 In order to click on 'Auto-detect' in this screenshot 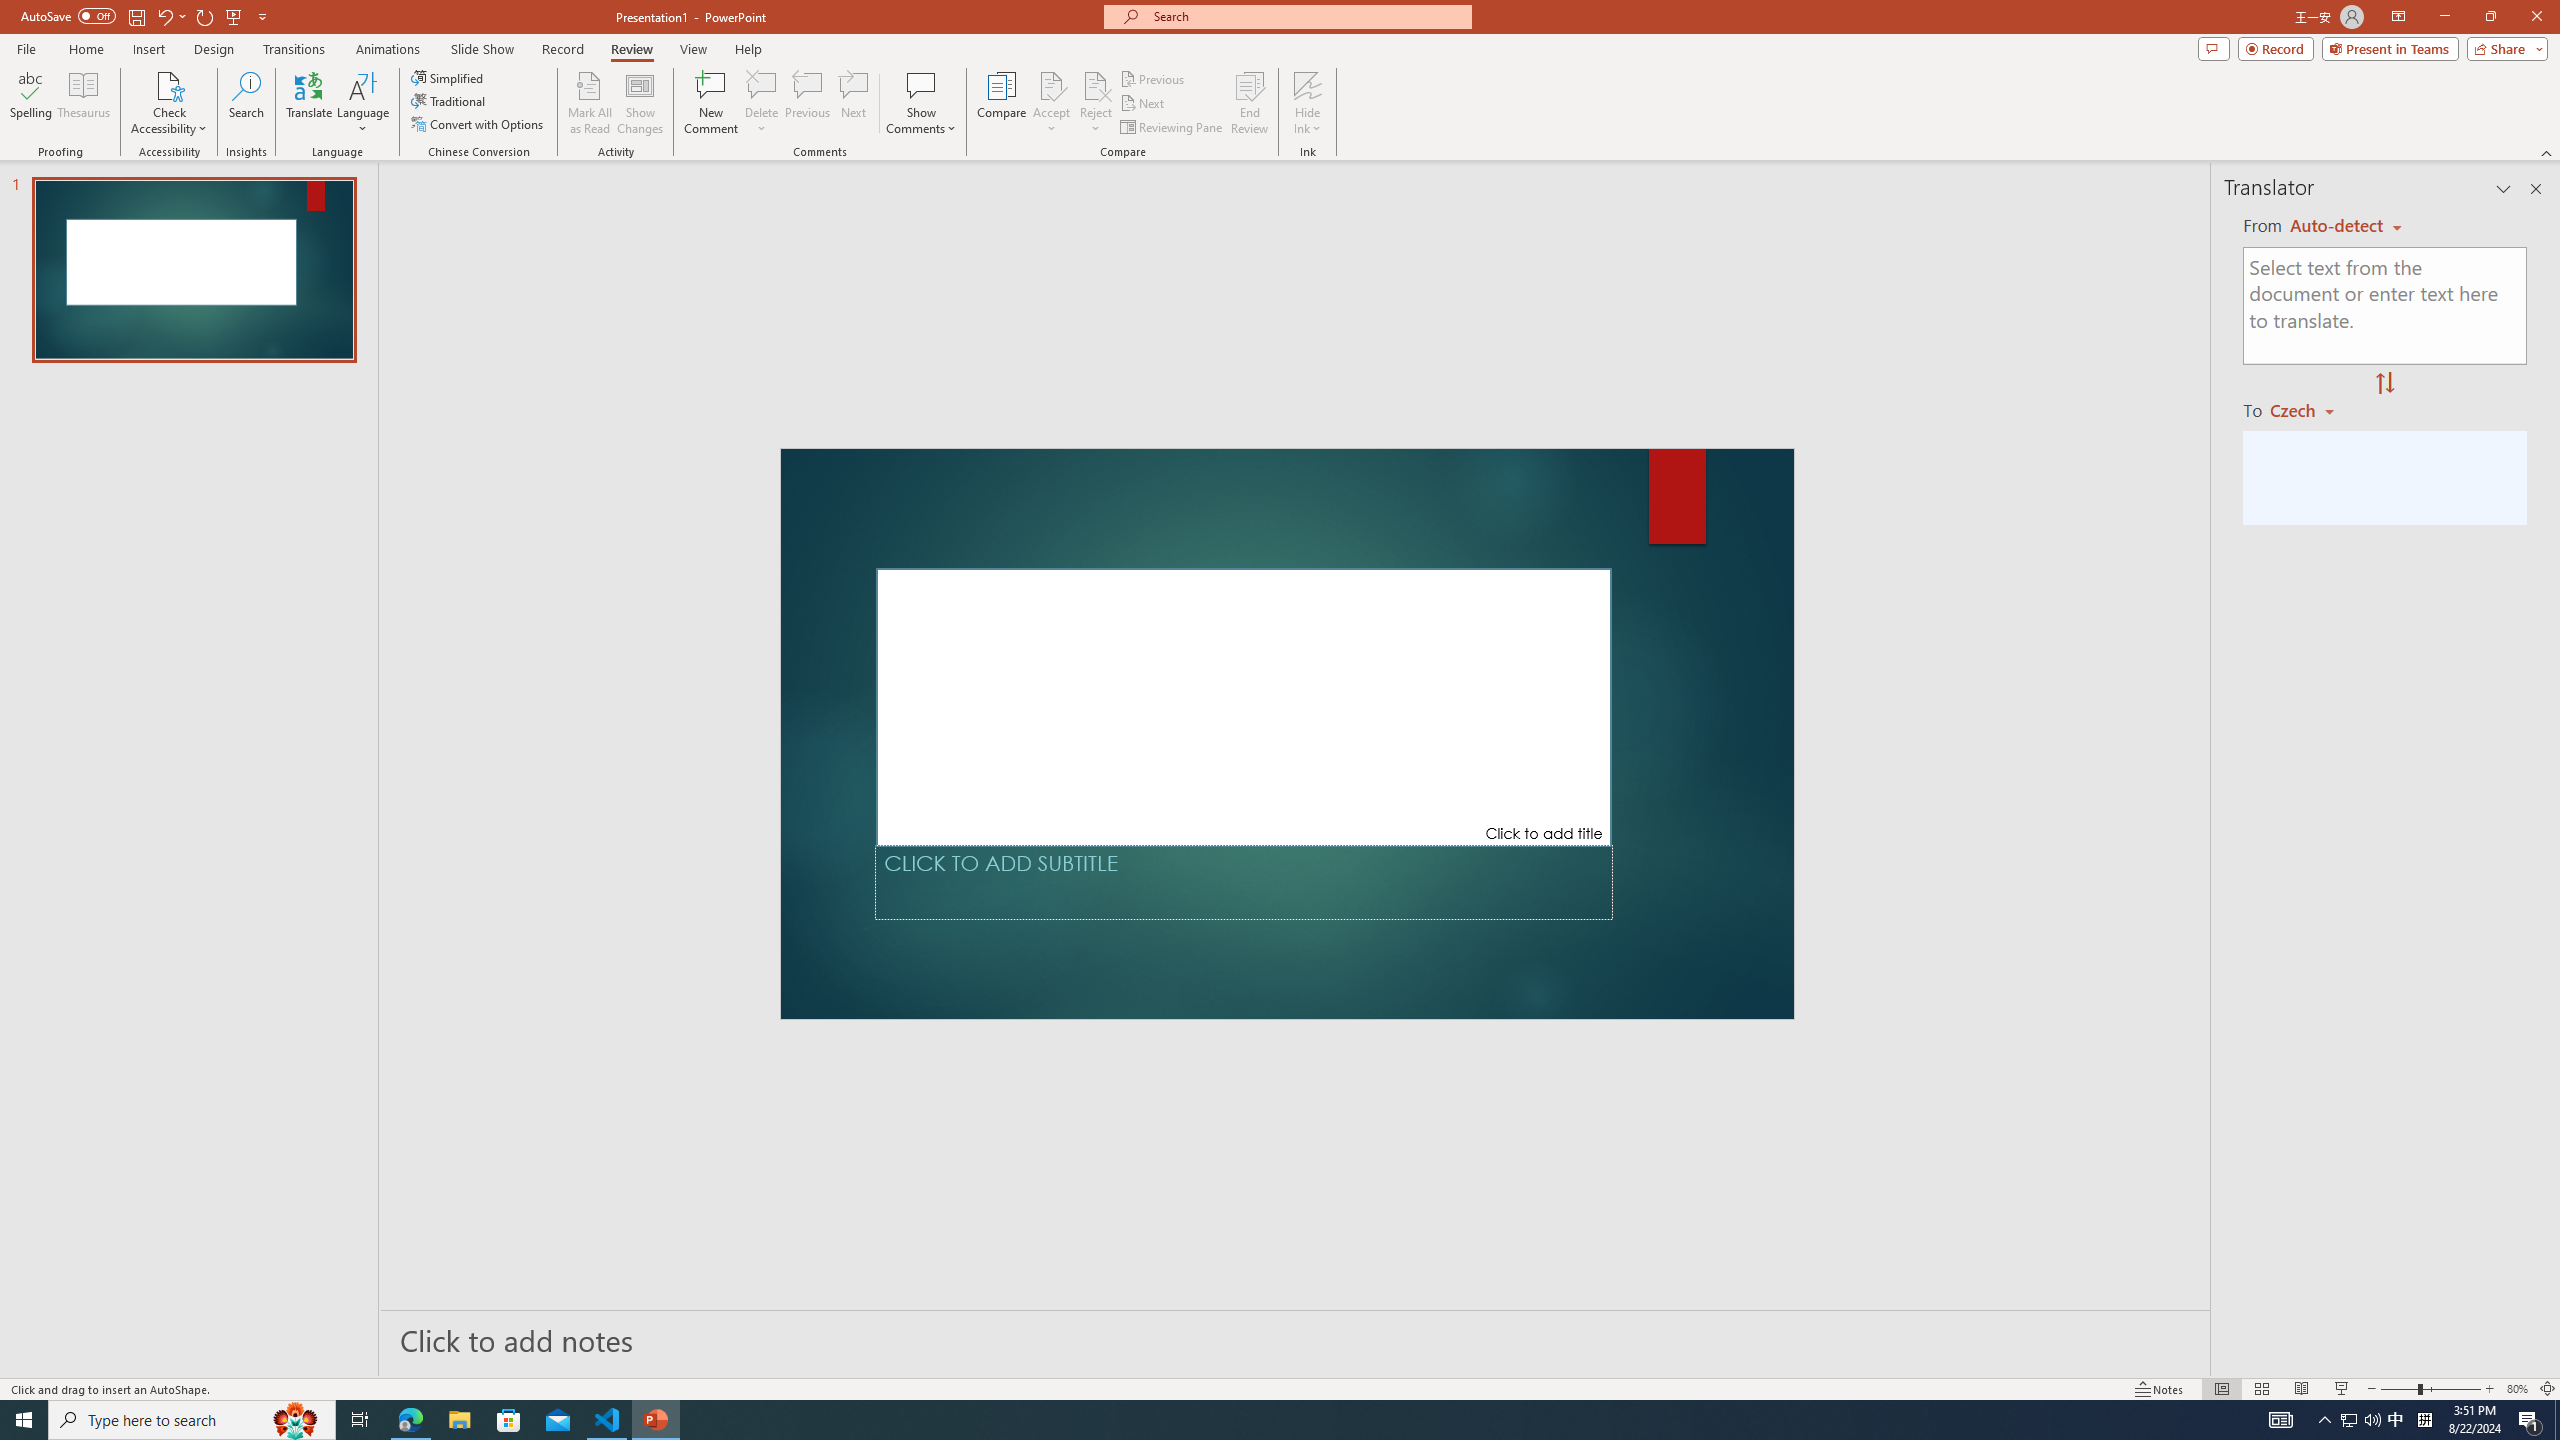, I will do `click(2345, 225)`.